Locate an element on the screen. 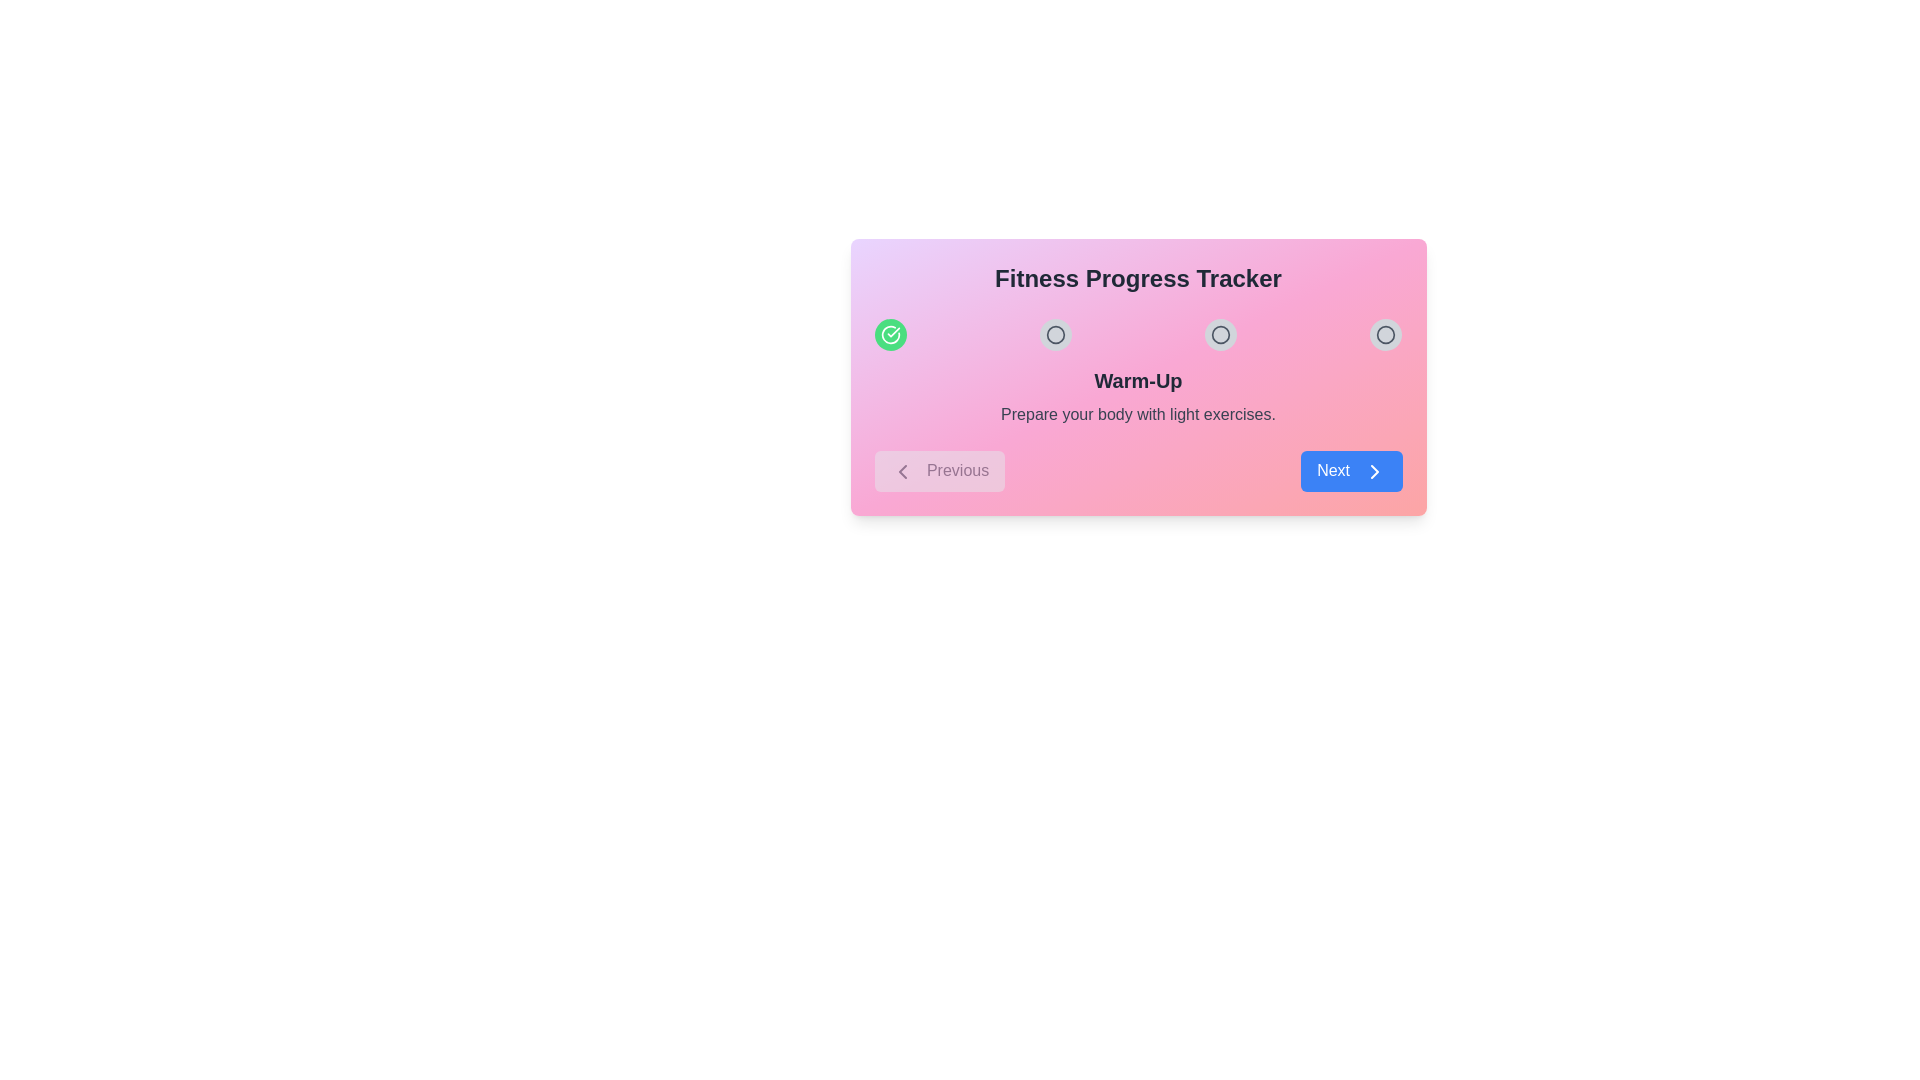 The width and height of the screenshot is (1920, 1080). the middle circular icon in the Fitness Progress Tracker, which indicates the current step in the progress sequence is located at coordinates (1220, 334).